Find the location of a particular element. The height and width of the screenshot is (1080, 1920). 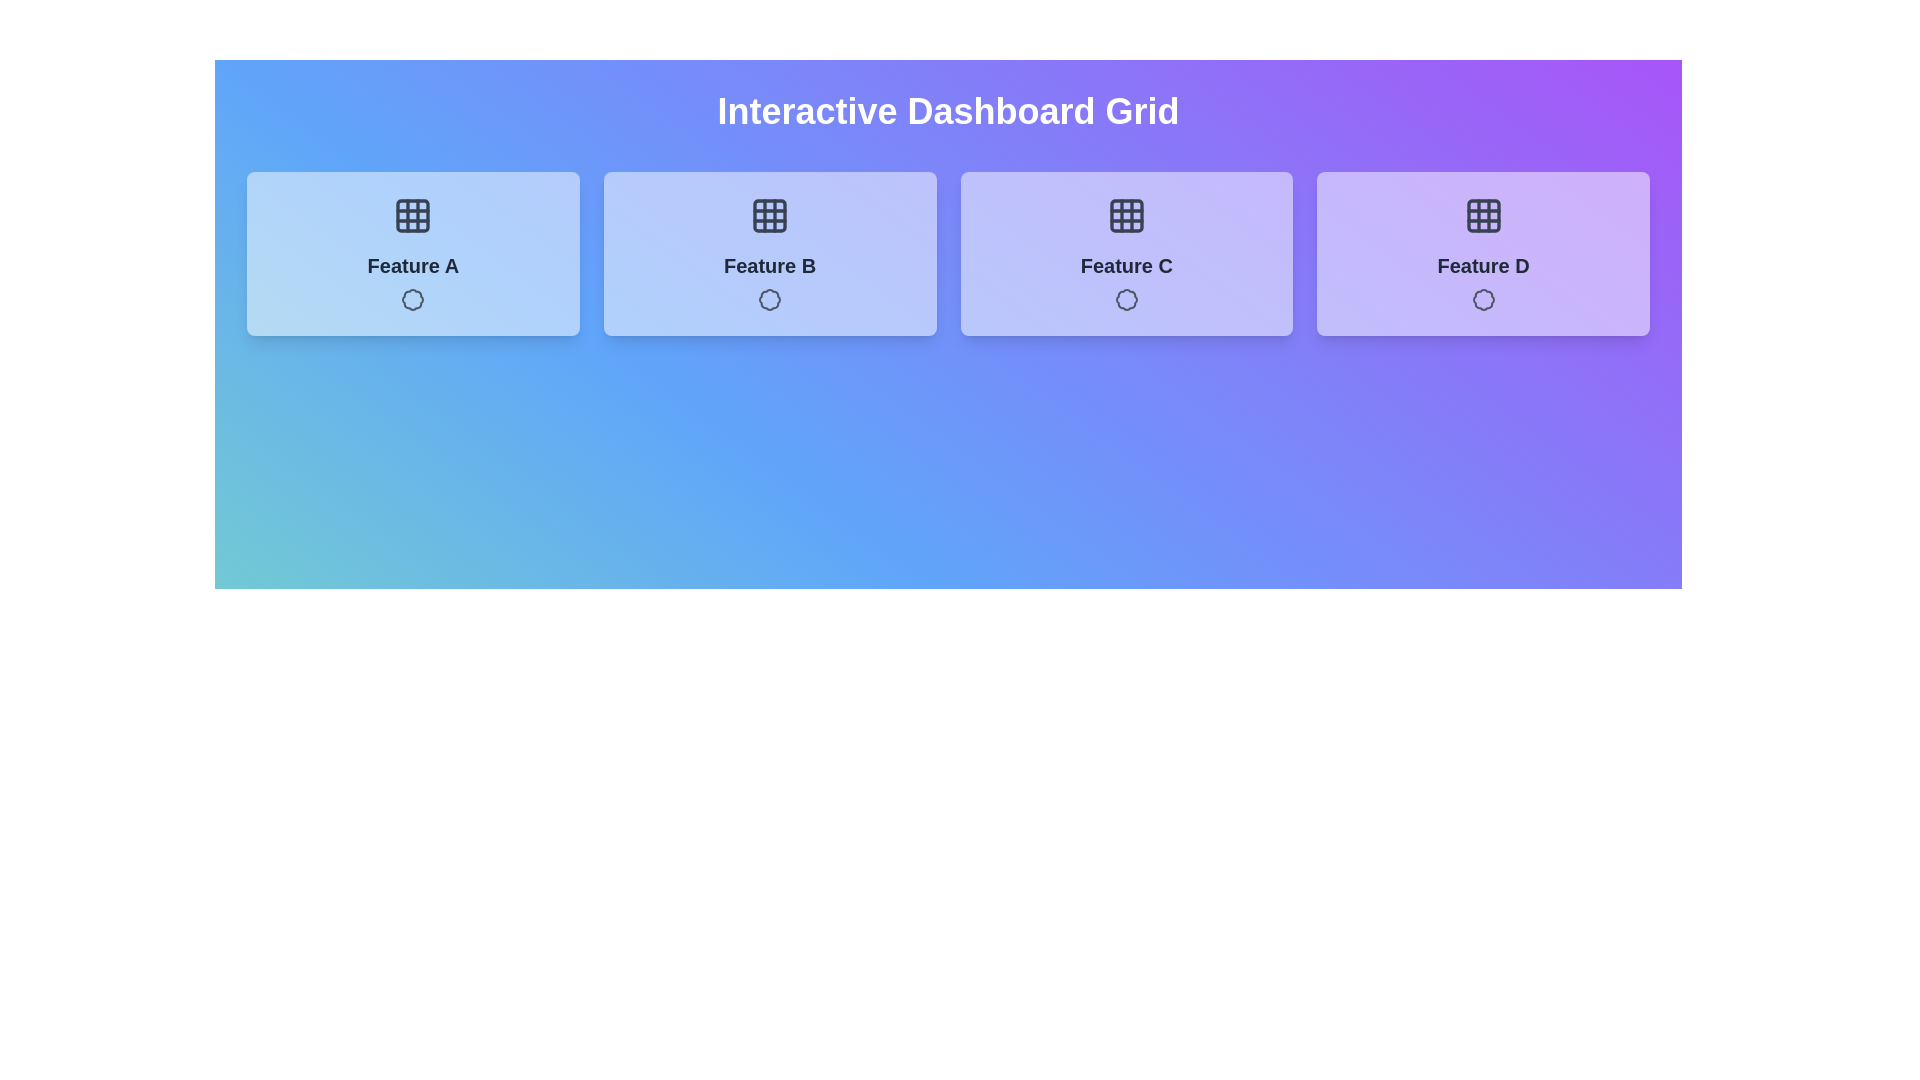

the decorative icon located in the 'Feature D' card, positioned centrally below the 'Feature D' label is located at coordinates (1483, 300).